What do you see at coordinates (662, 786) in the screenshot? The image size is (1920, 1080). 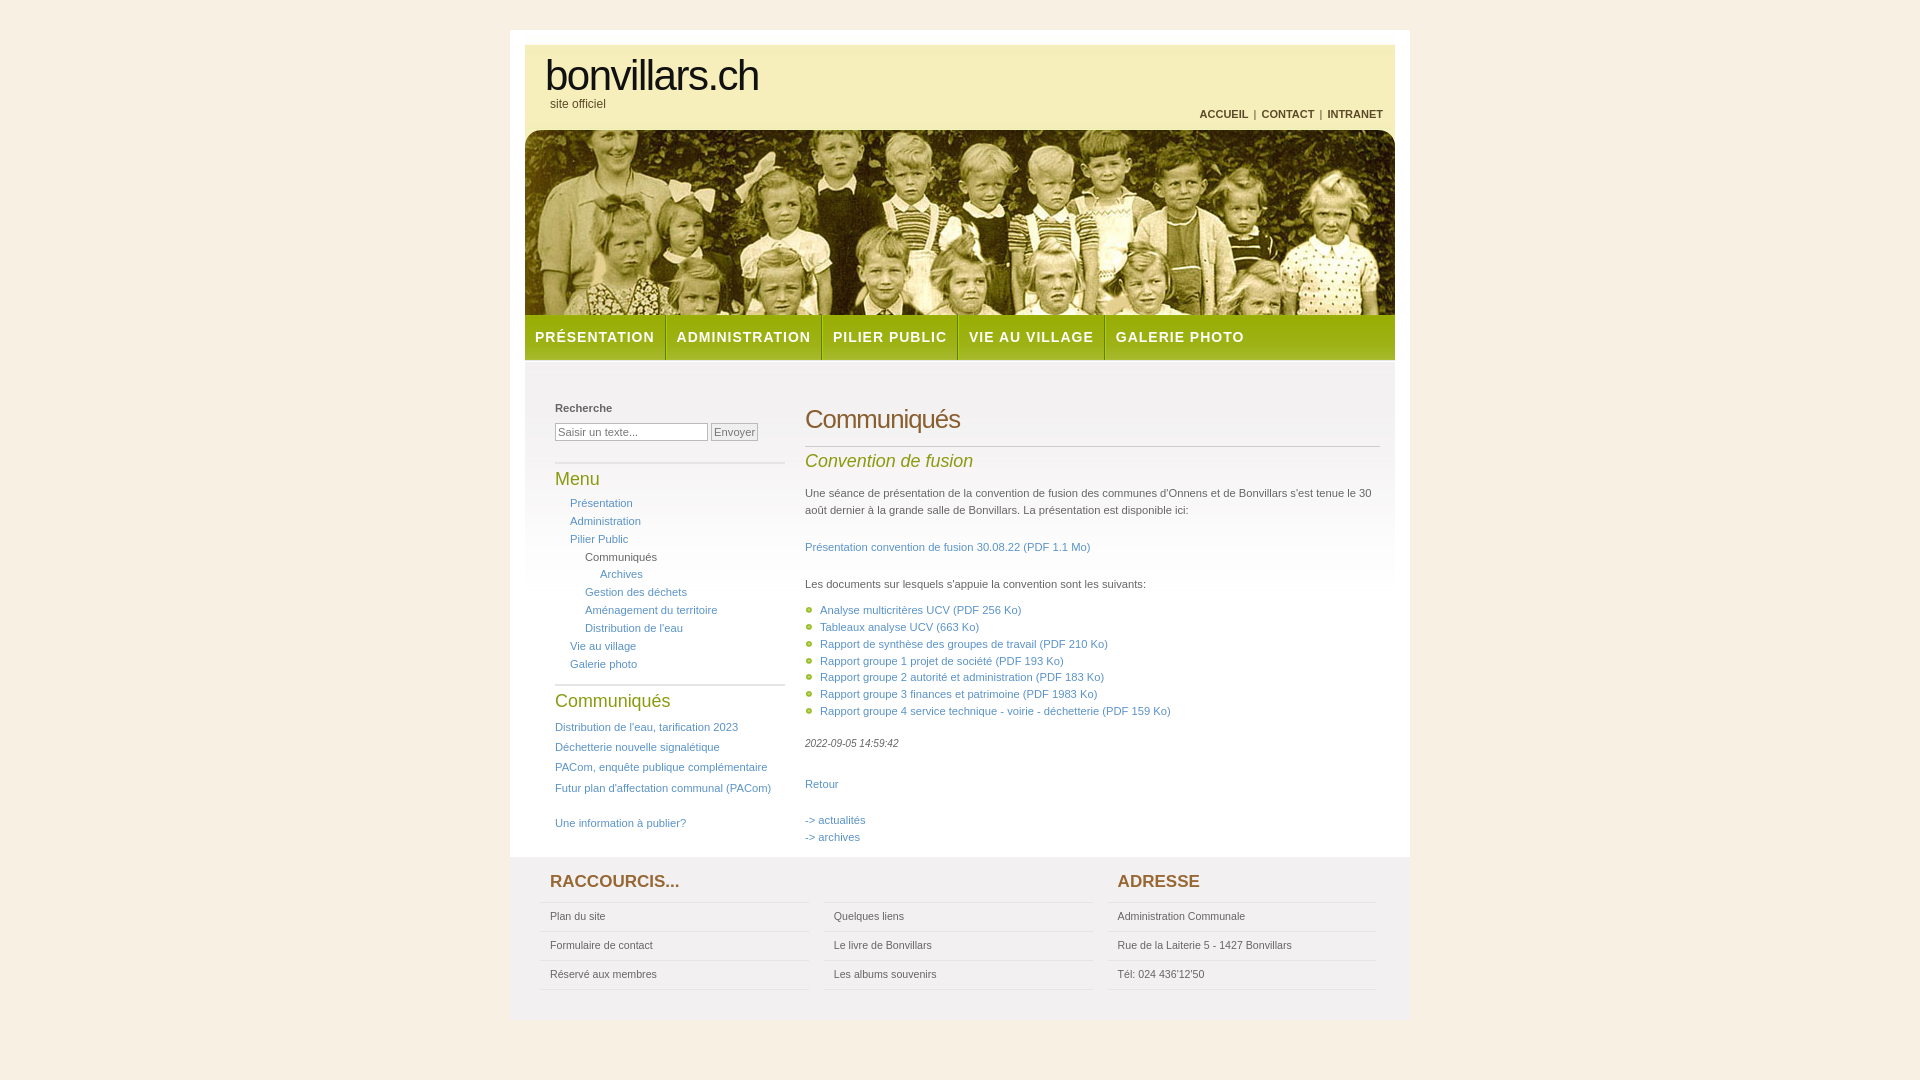 I see `'Futur plan d'affectation communal (PACom)'` at bounding box center [662, 786].